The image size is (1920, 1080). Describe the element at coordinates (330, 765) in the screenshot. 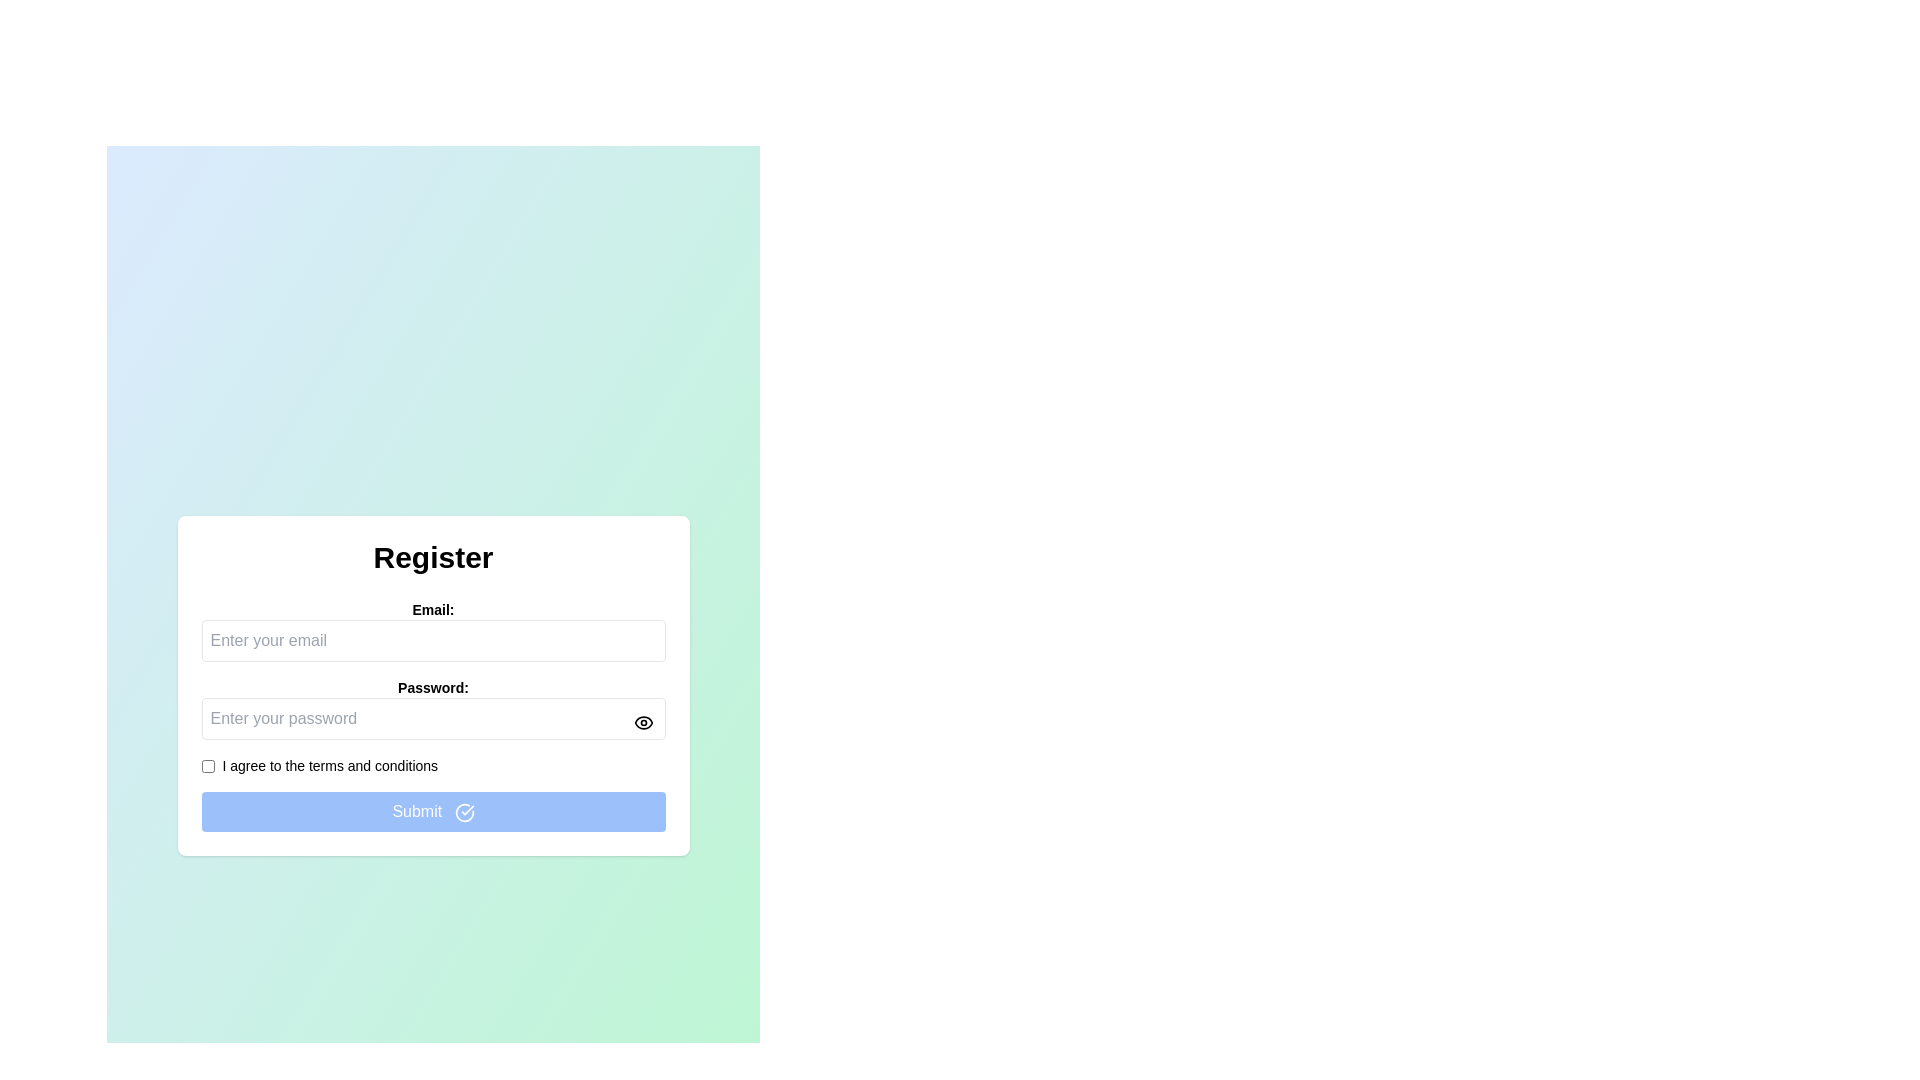

I see `the text label that states 'I agree to the terms and conditions' to read the text` at that location.